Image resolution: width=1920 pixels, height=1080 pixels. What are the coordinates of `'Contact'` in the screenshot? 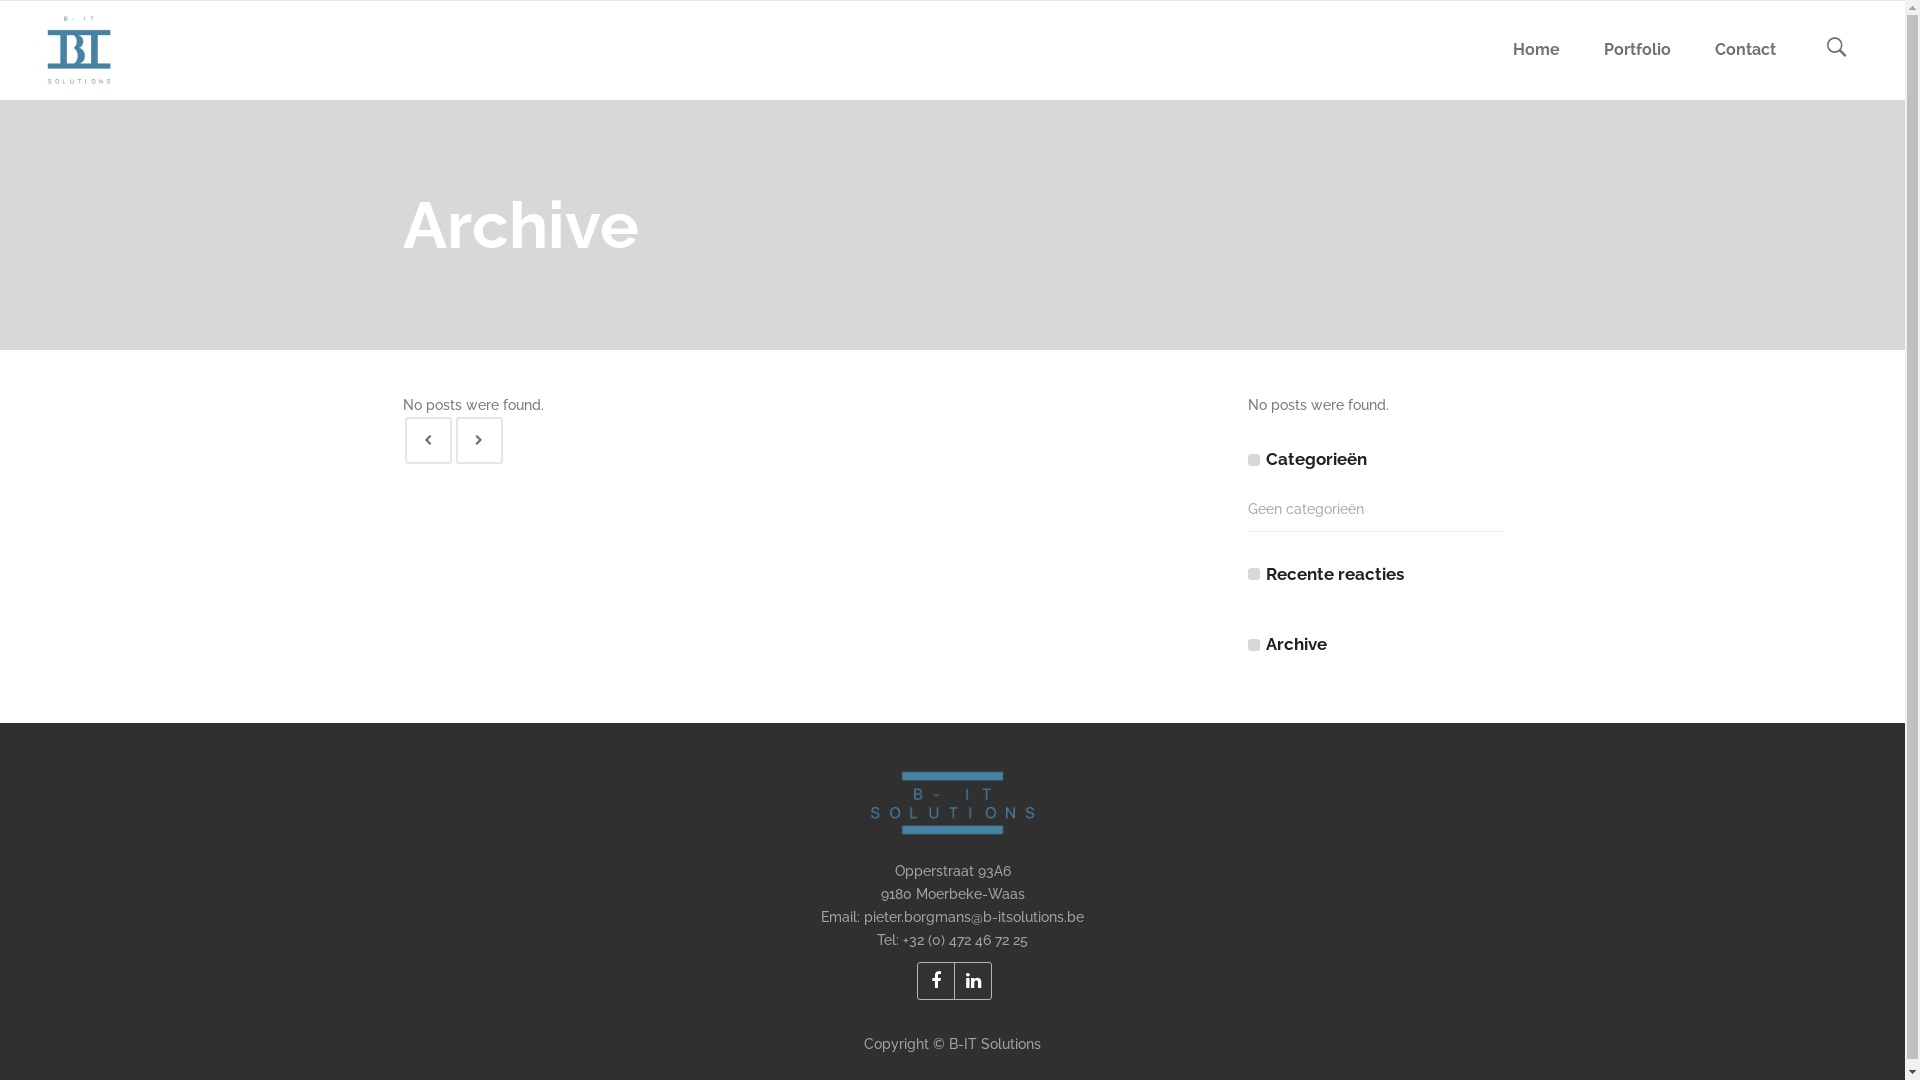 It's located at (1744, 49).